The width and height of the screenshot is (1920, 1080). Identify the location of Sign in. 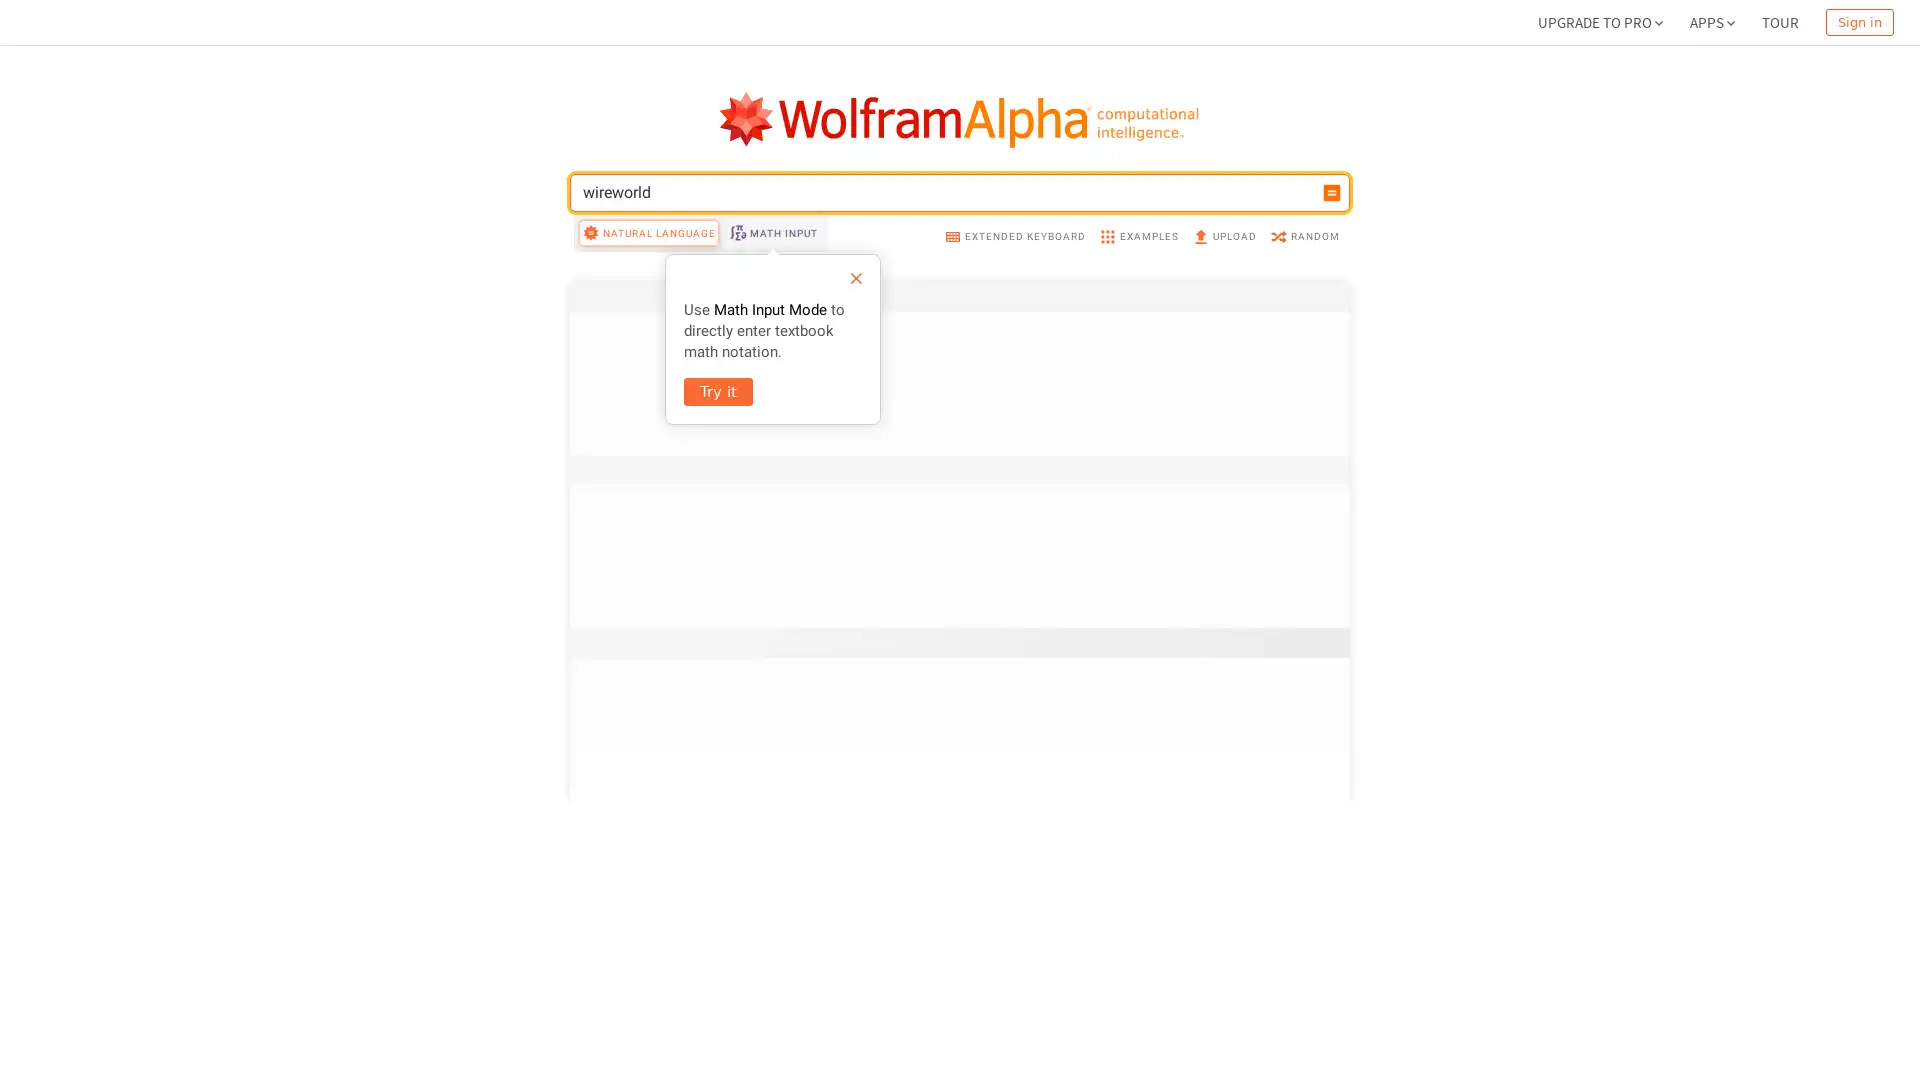
(1859, 22).